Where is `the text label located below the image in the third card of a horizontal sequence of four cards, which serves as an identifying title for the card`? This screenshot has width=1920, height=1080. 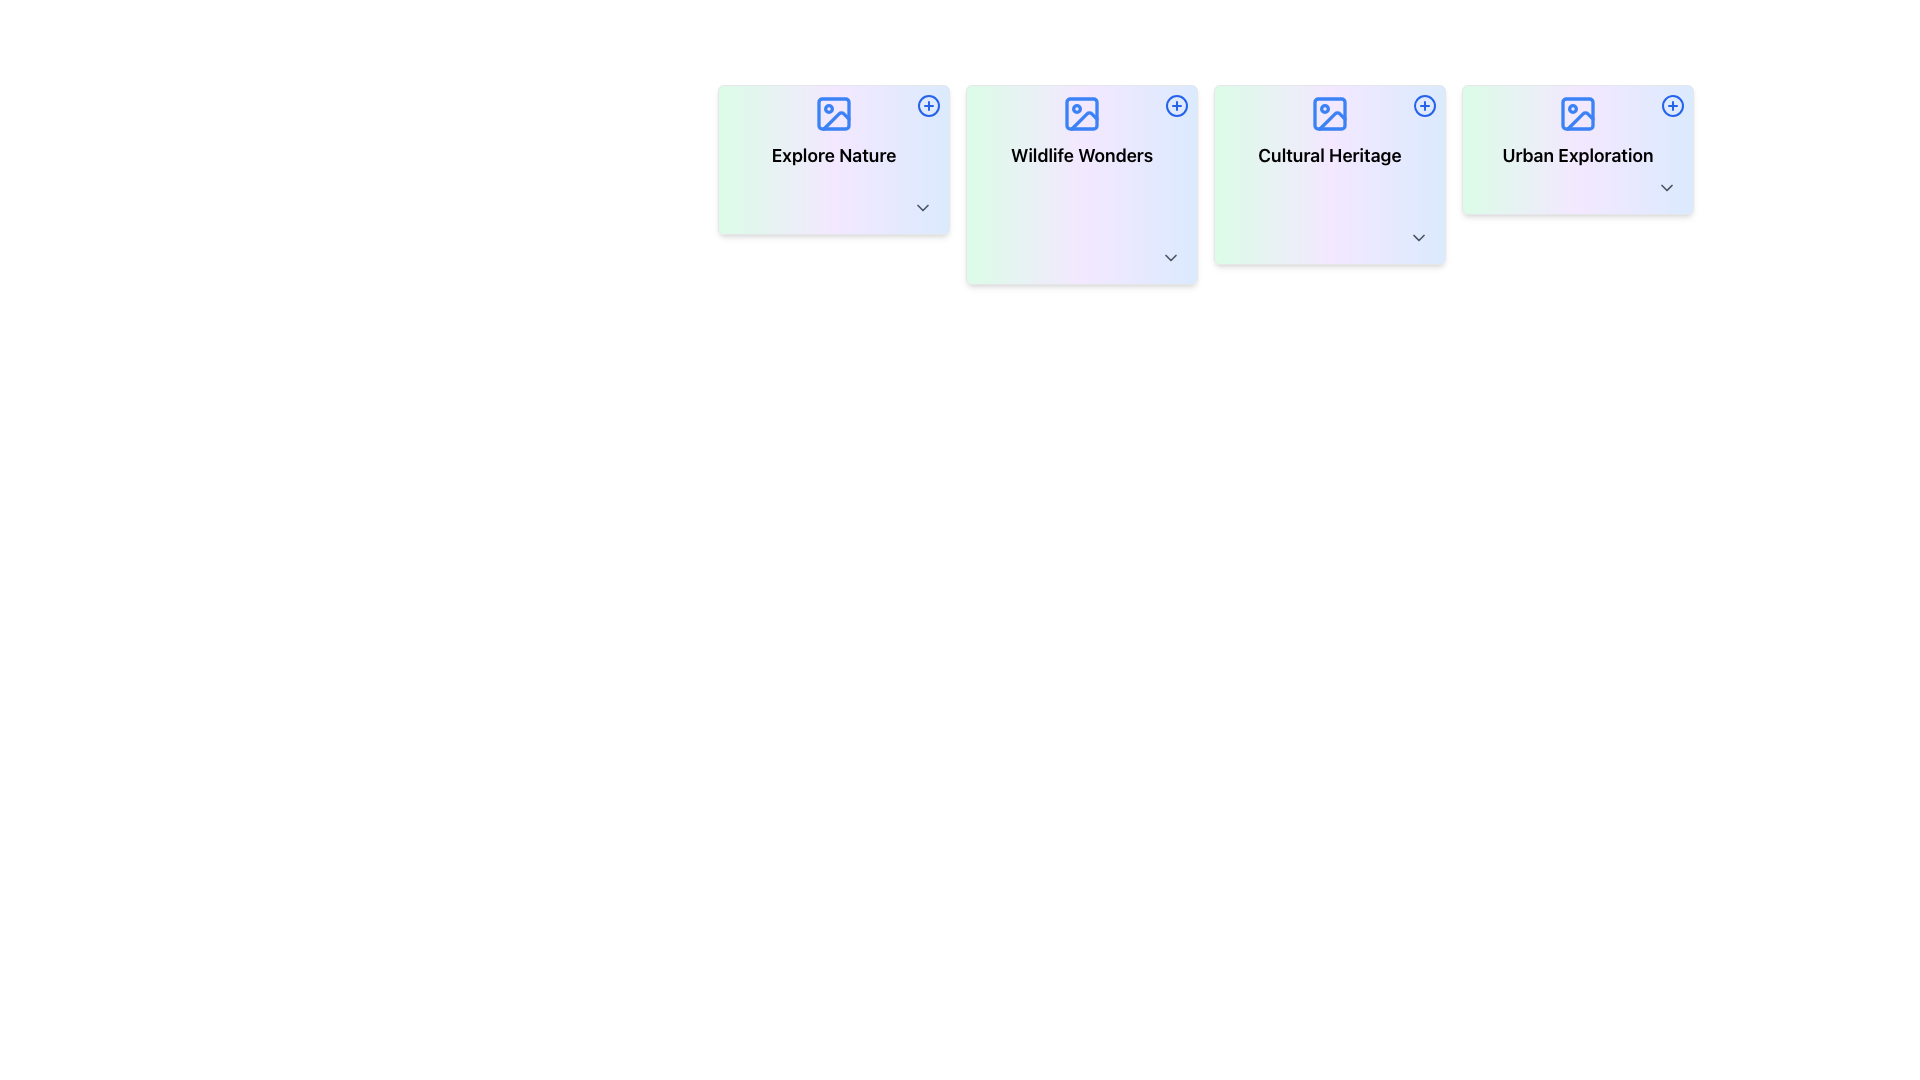
the text label located below the image in the third card of a horizontal sequence of four cards, which serves as an identifying title for the card is located at coordinates (1329, 154).